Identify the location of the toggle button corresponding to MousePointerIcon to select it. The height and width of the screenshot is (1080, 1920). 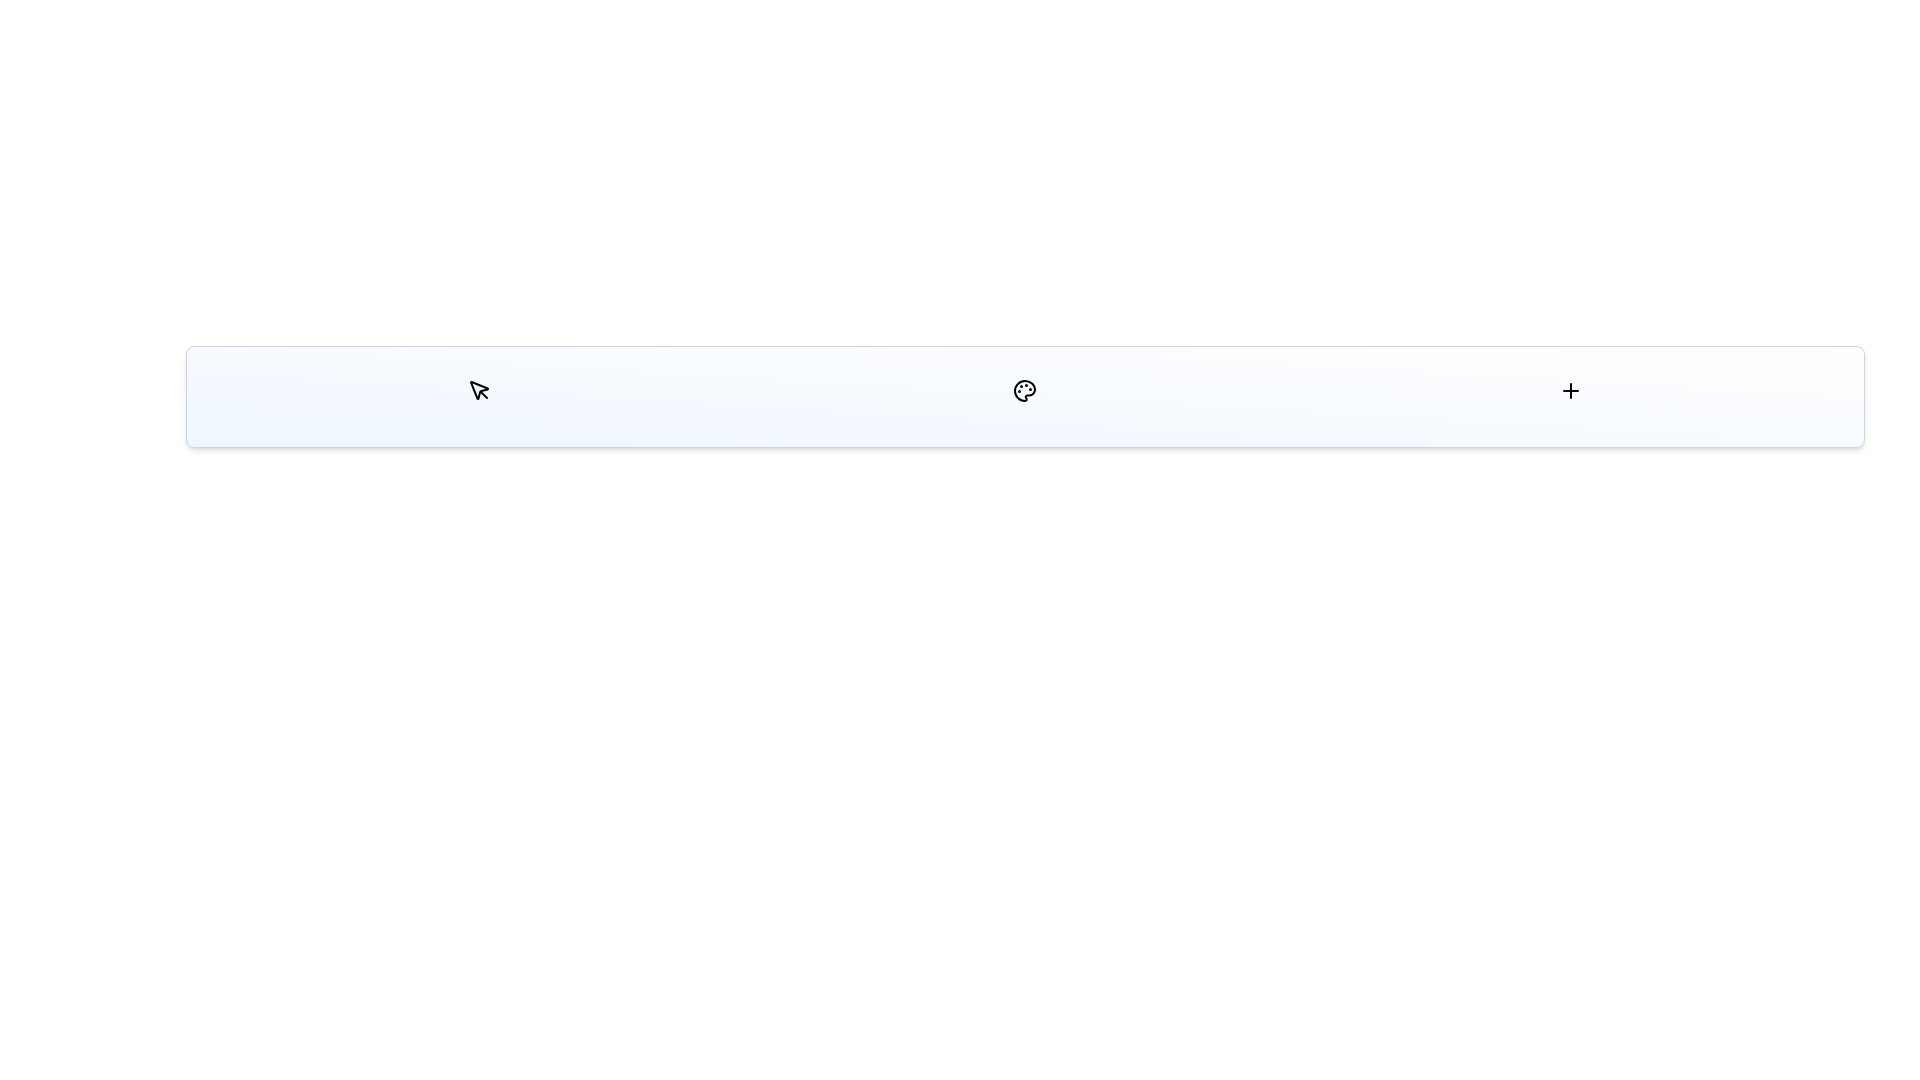
(478, 390).